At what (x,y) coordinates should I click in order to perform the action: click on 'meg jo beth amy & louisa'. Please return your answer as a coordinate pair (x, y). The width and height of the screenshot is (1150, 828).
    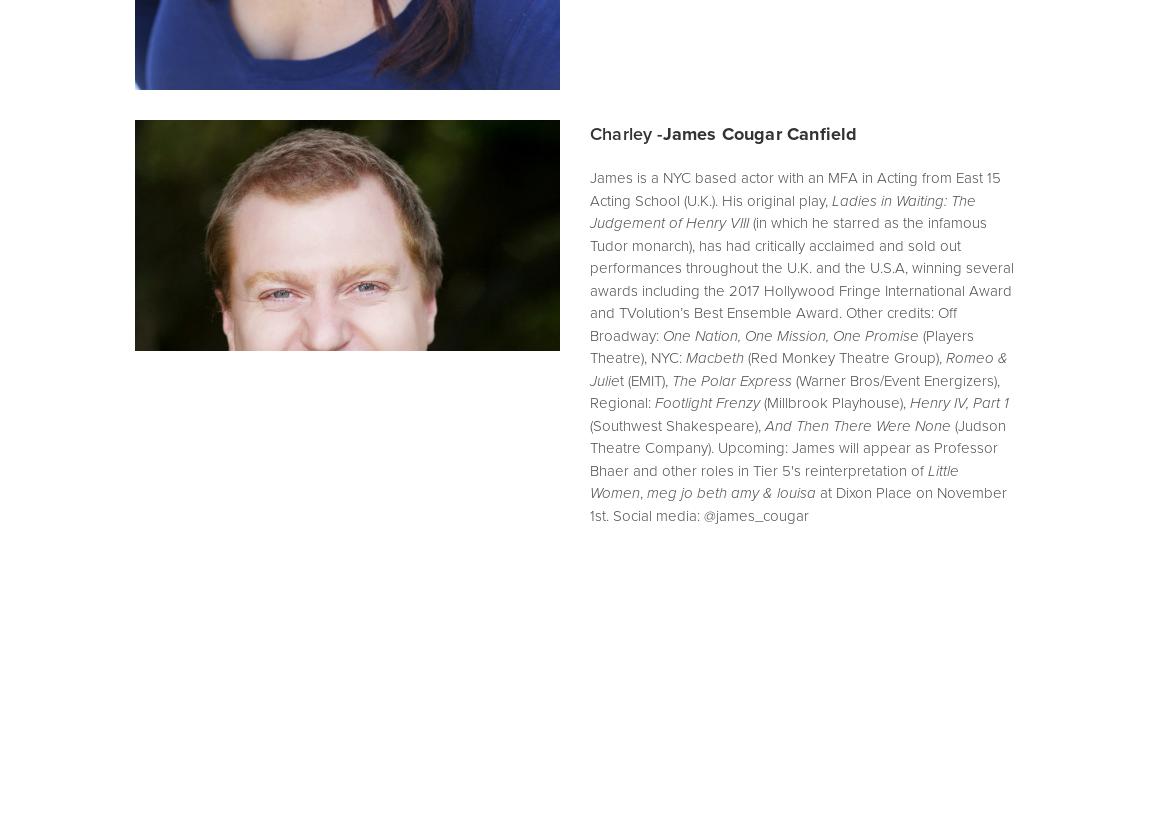
    Looking at the image, I should click on (645, 492).